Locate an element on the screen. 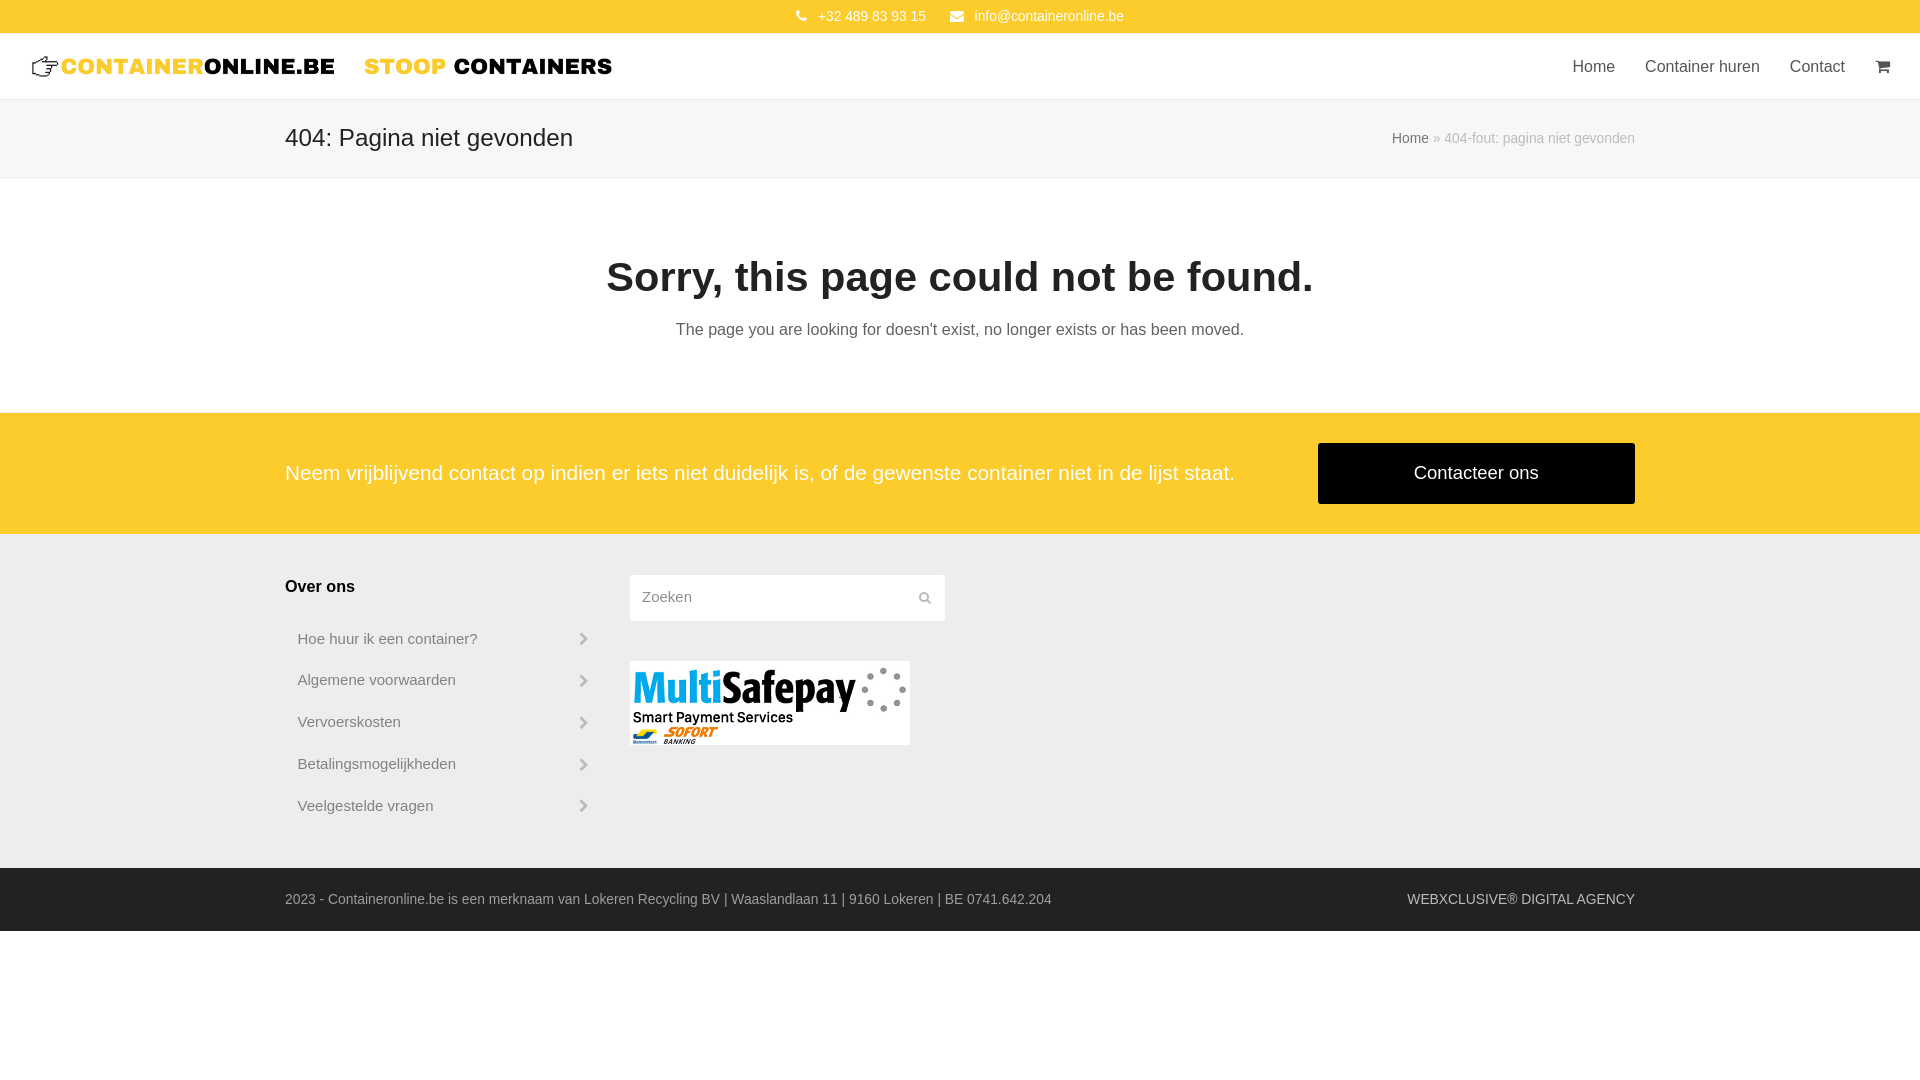 The width and height of the screenshot is (1920, 1080). 'Contacteer ons' is located at coordinates (1477, 473).